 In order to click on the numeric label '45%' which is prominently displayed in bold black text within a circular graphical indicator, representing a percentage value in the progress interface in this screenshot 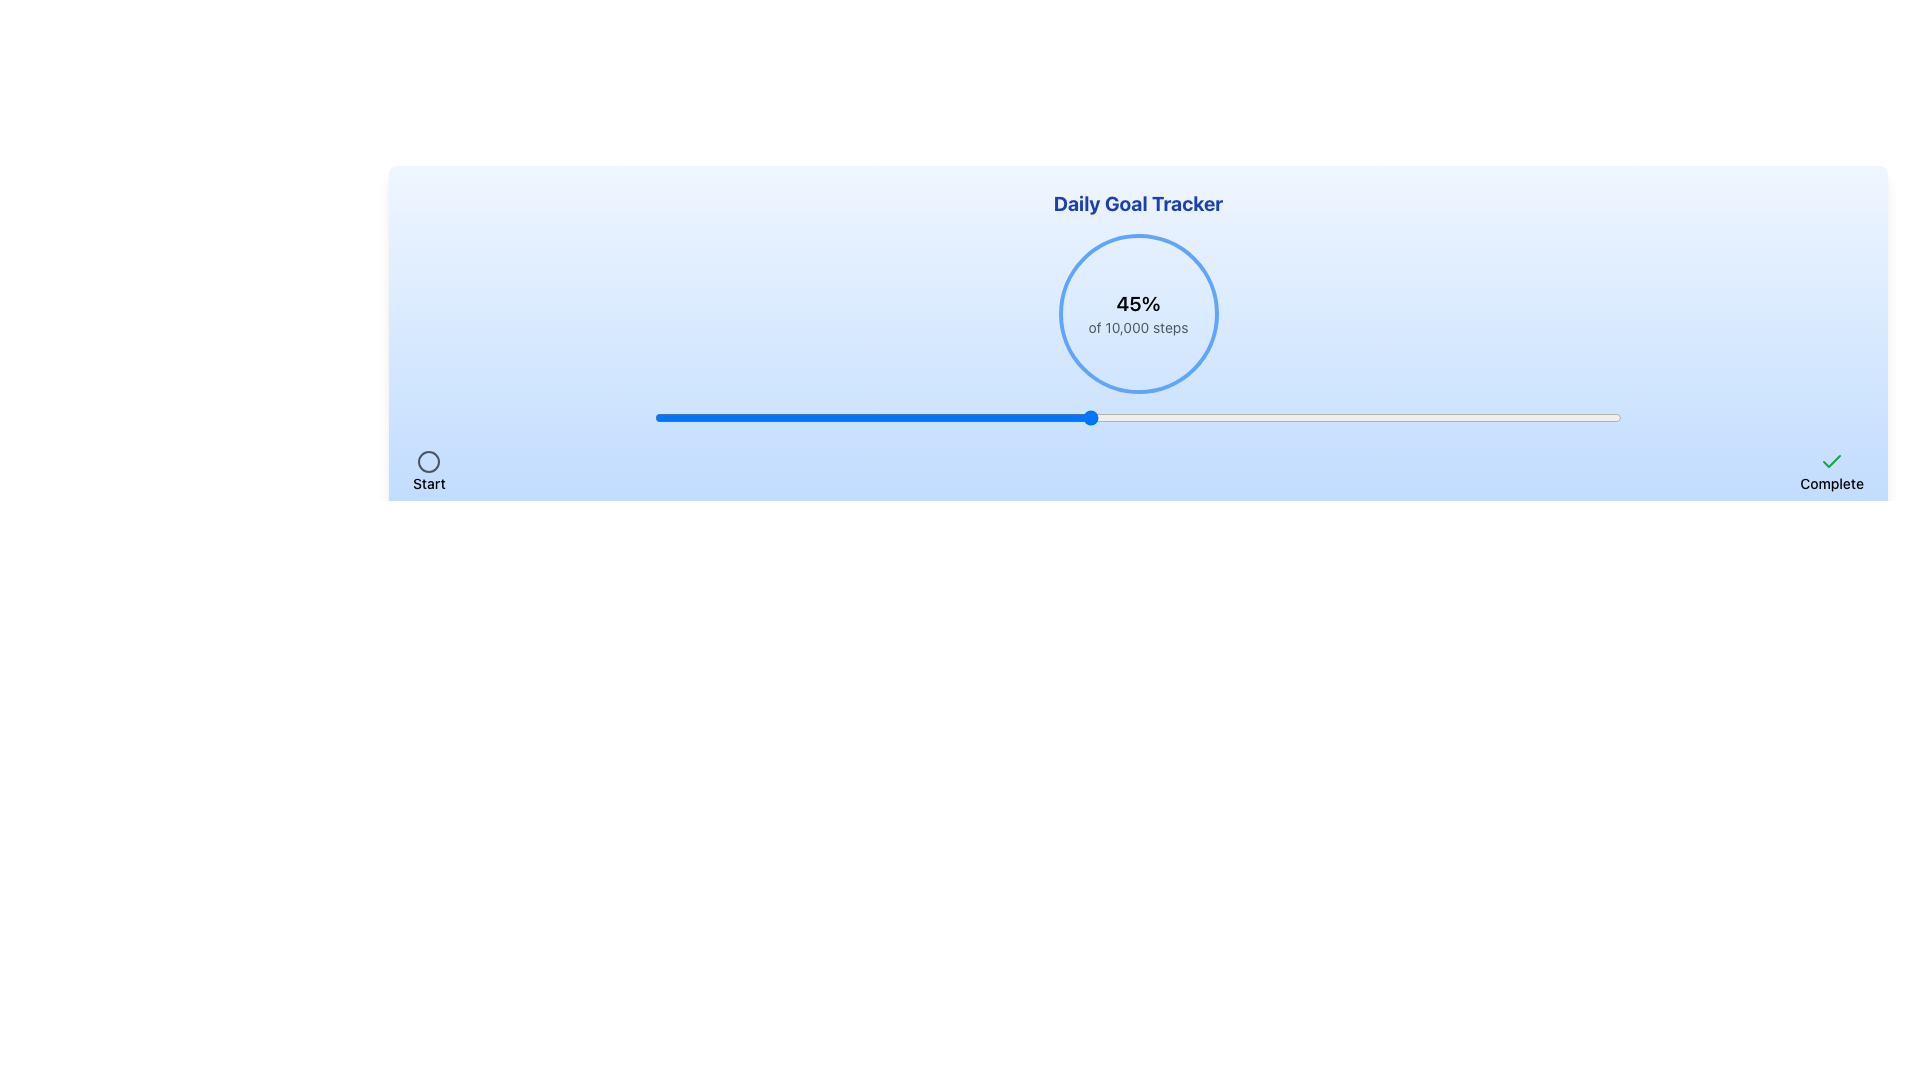, I will do `click(1138, 304)`.